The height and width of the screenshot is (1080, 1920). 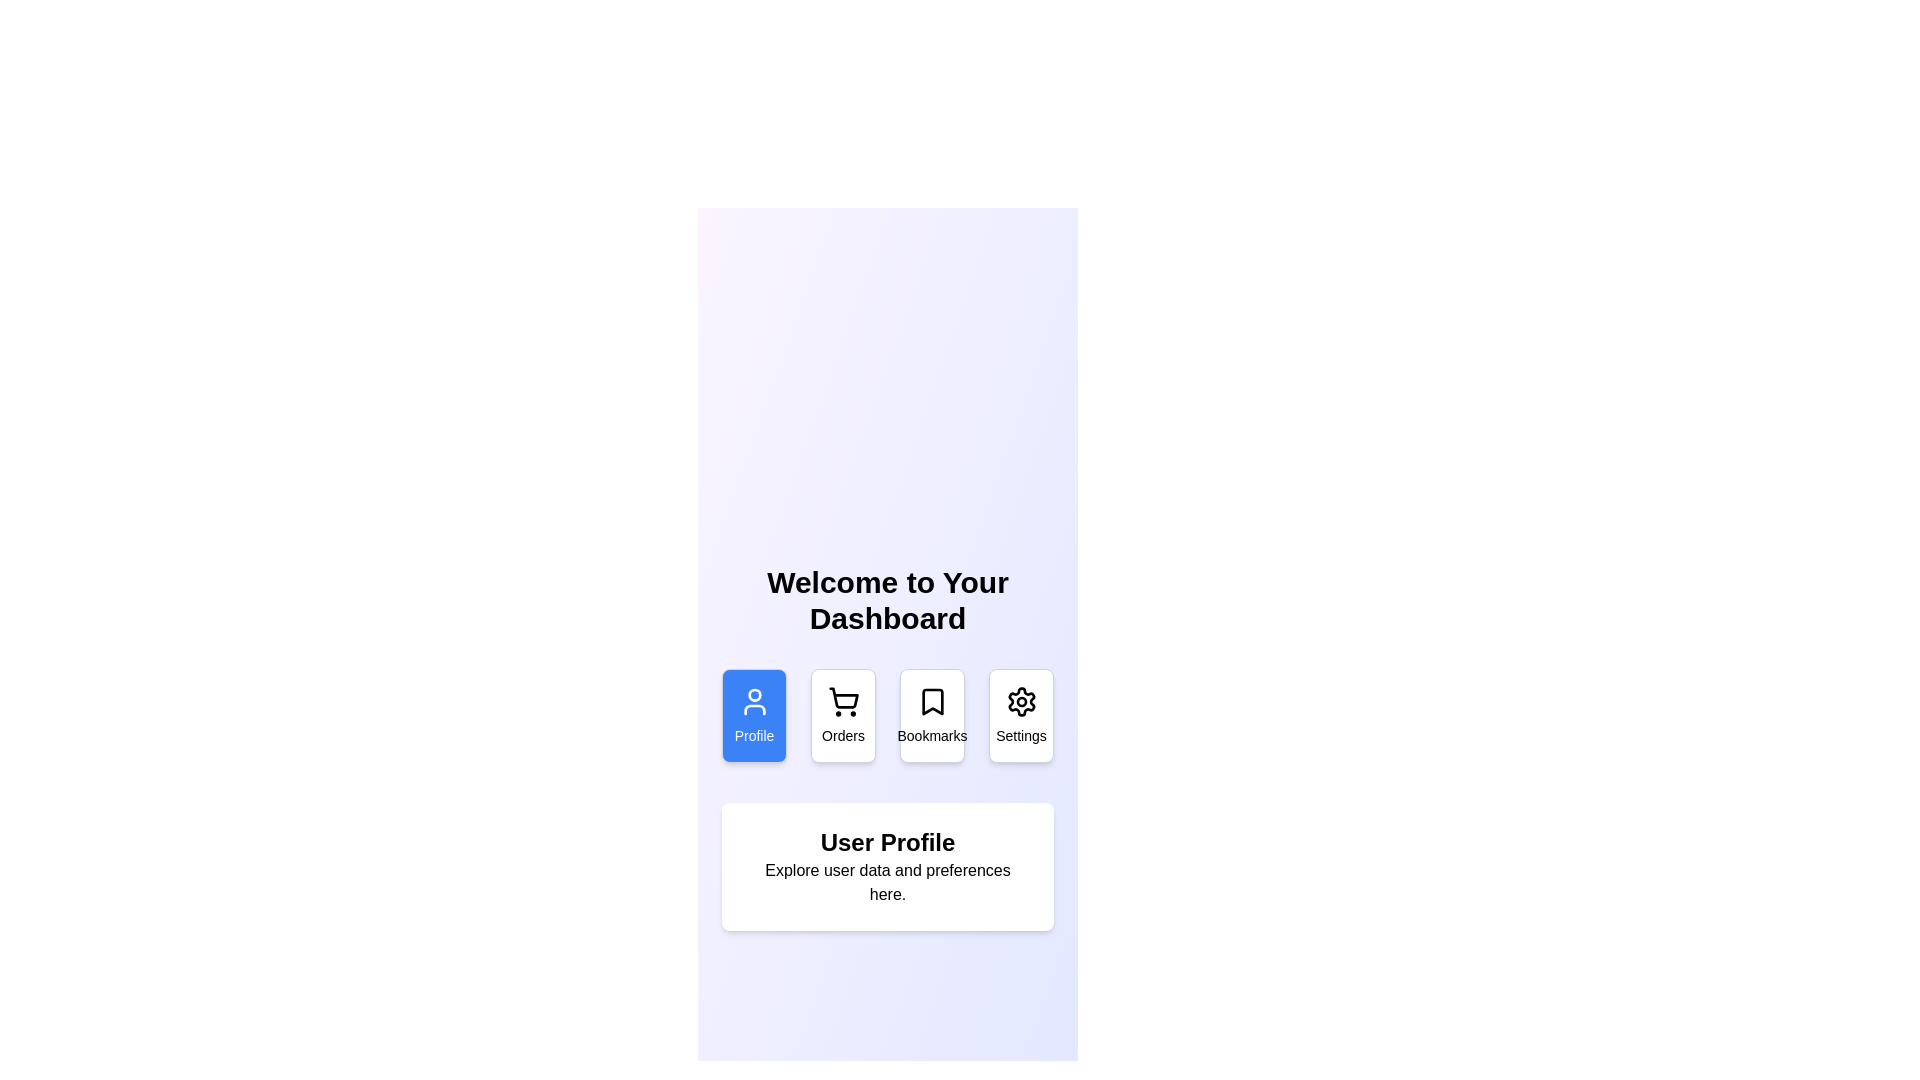 I want to click on the navigation button for accessing the Bookmarks section, so click(x=931, y=715).